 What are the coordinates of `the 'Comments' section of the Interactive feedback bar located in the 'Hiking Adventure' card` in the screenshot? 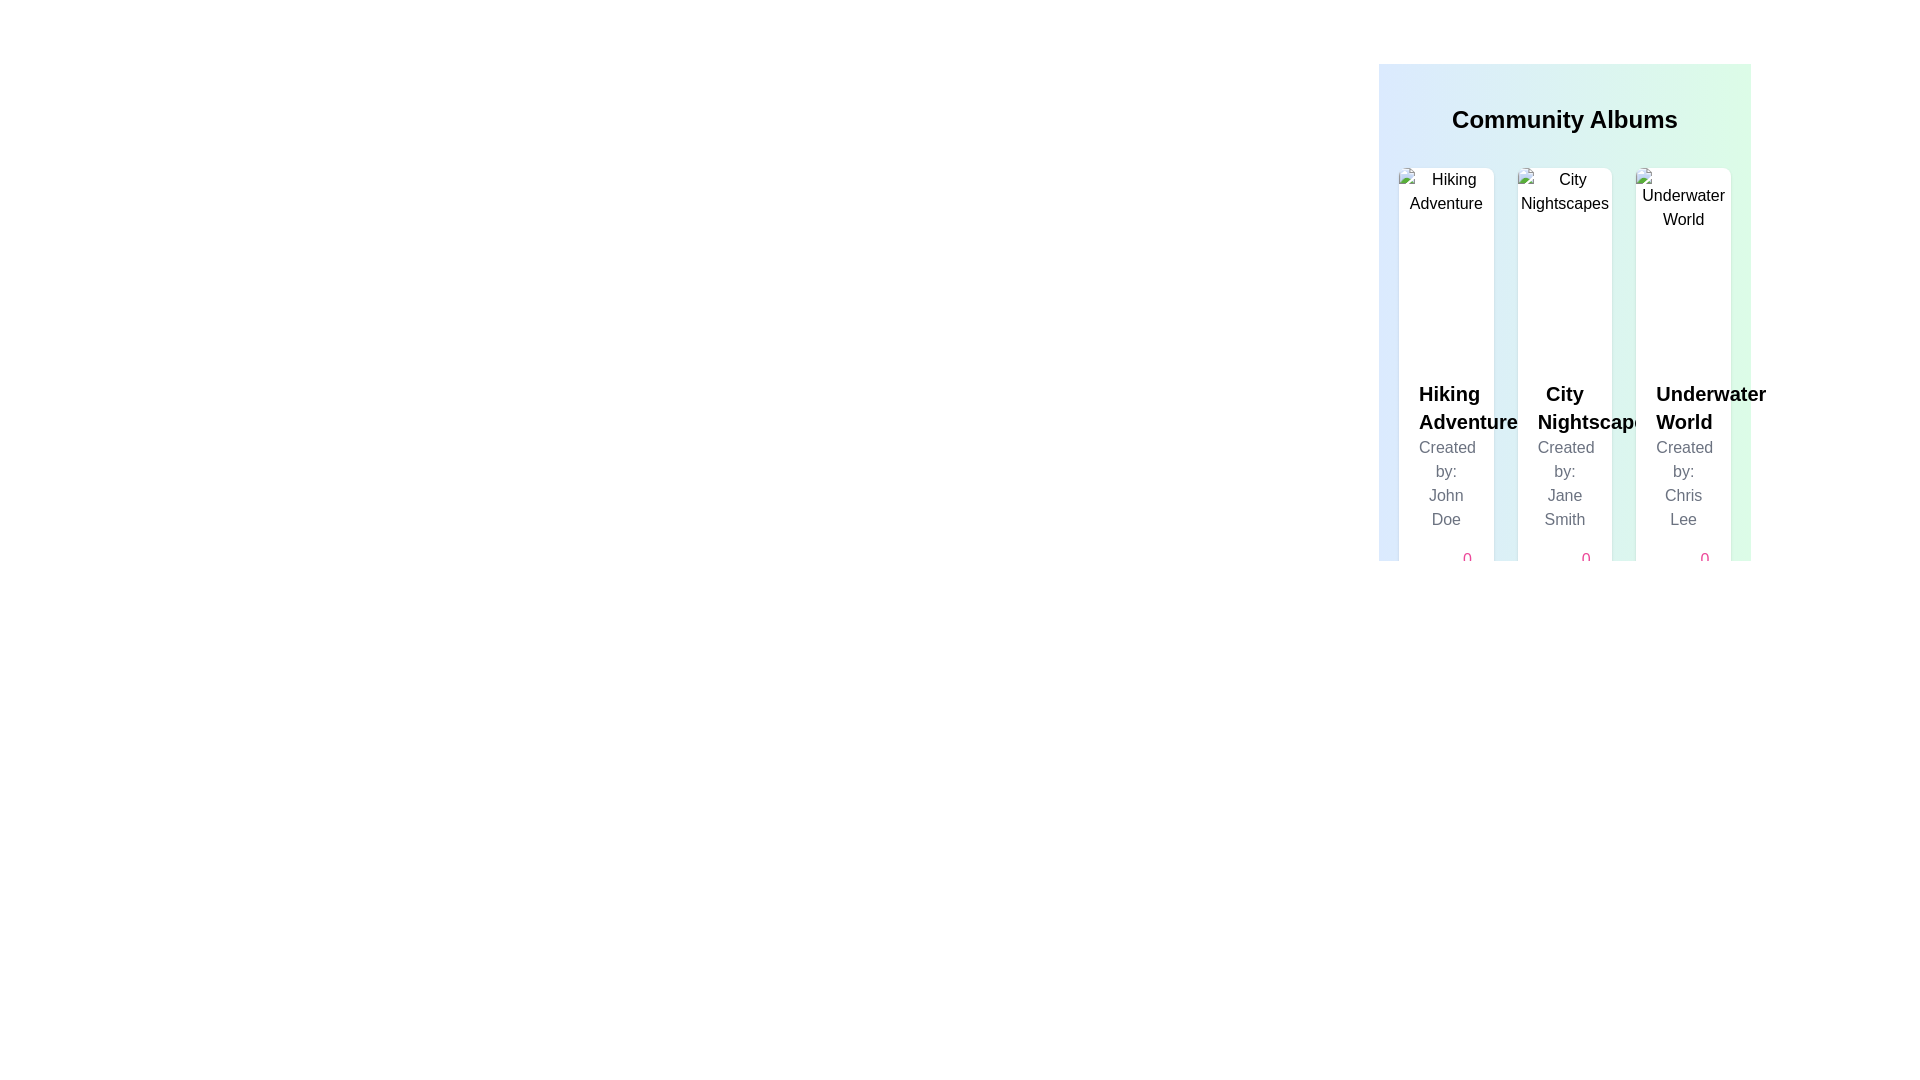 It's located at (1446, 571).